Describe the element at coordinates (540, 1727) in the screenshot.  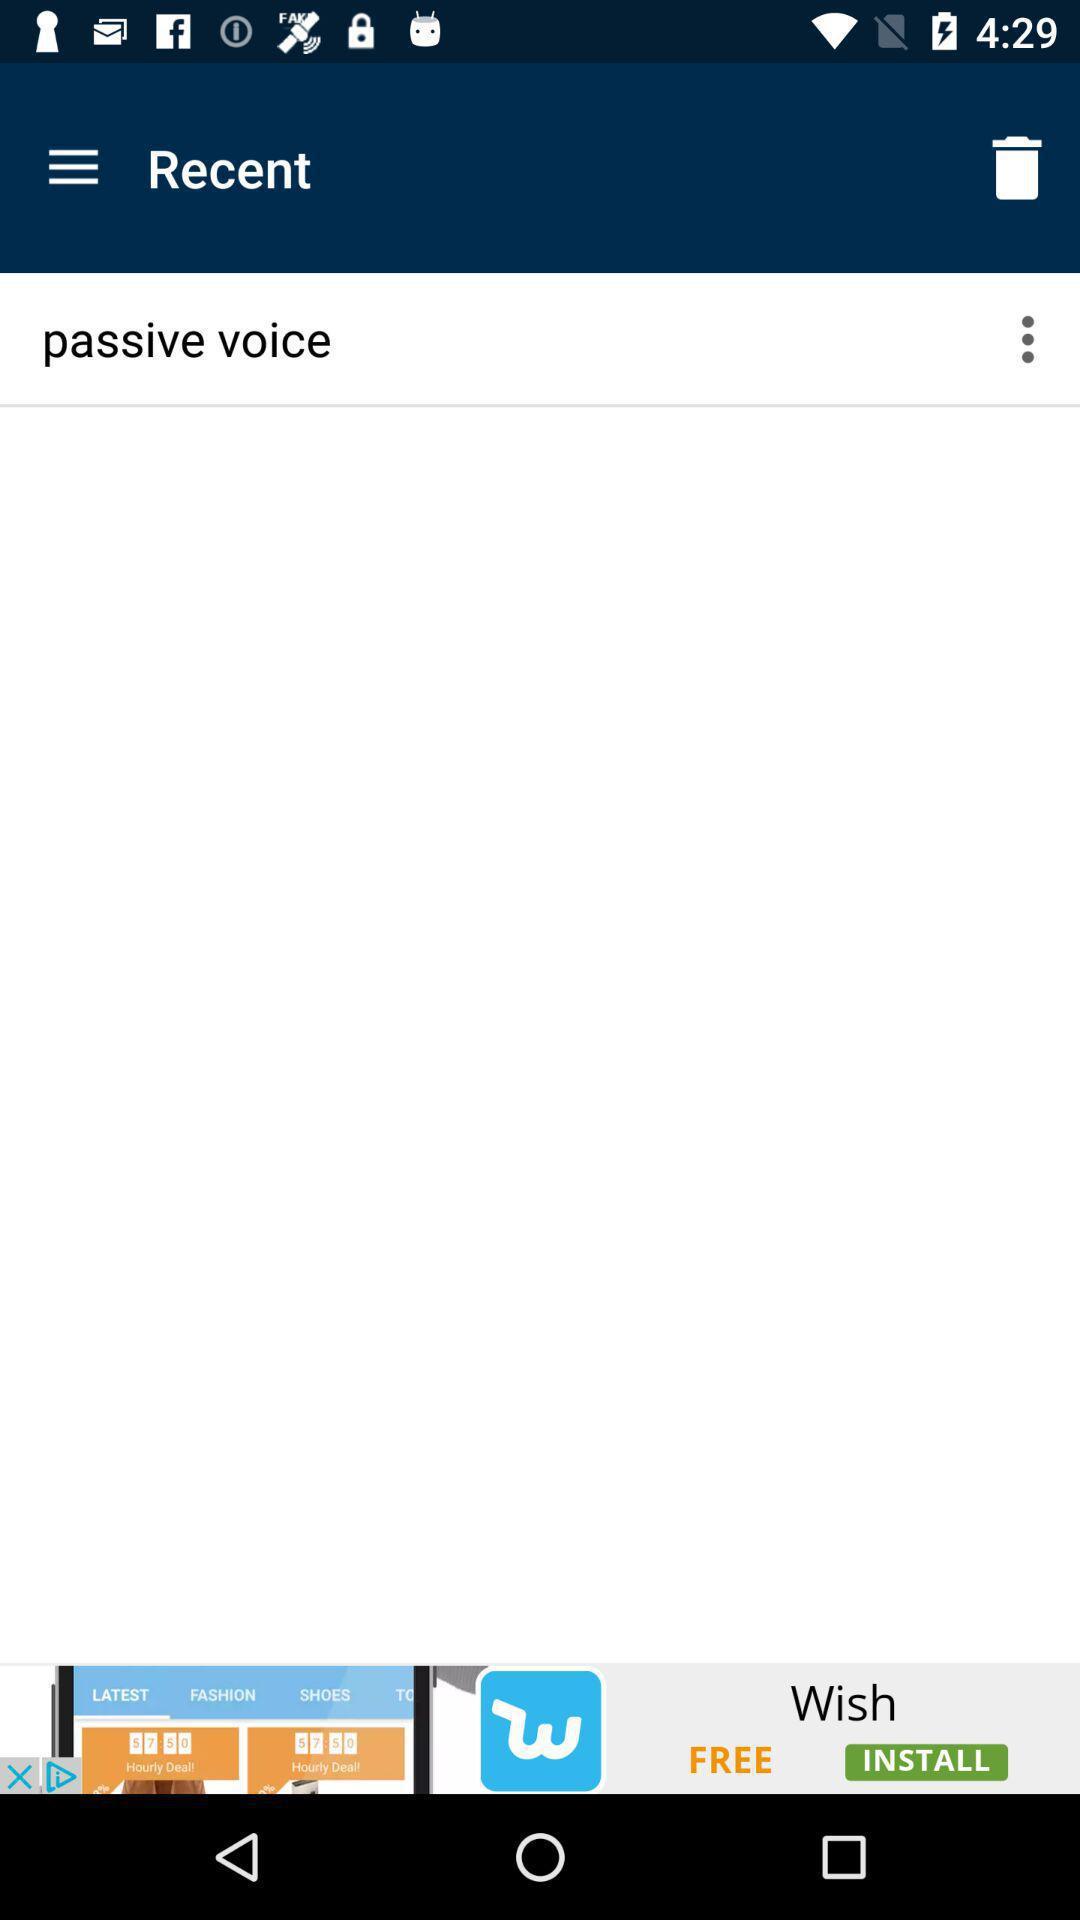
I see `share the article` at that location.